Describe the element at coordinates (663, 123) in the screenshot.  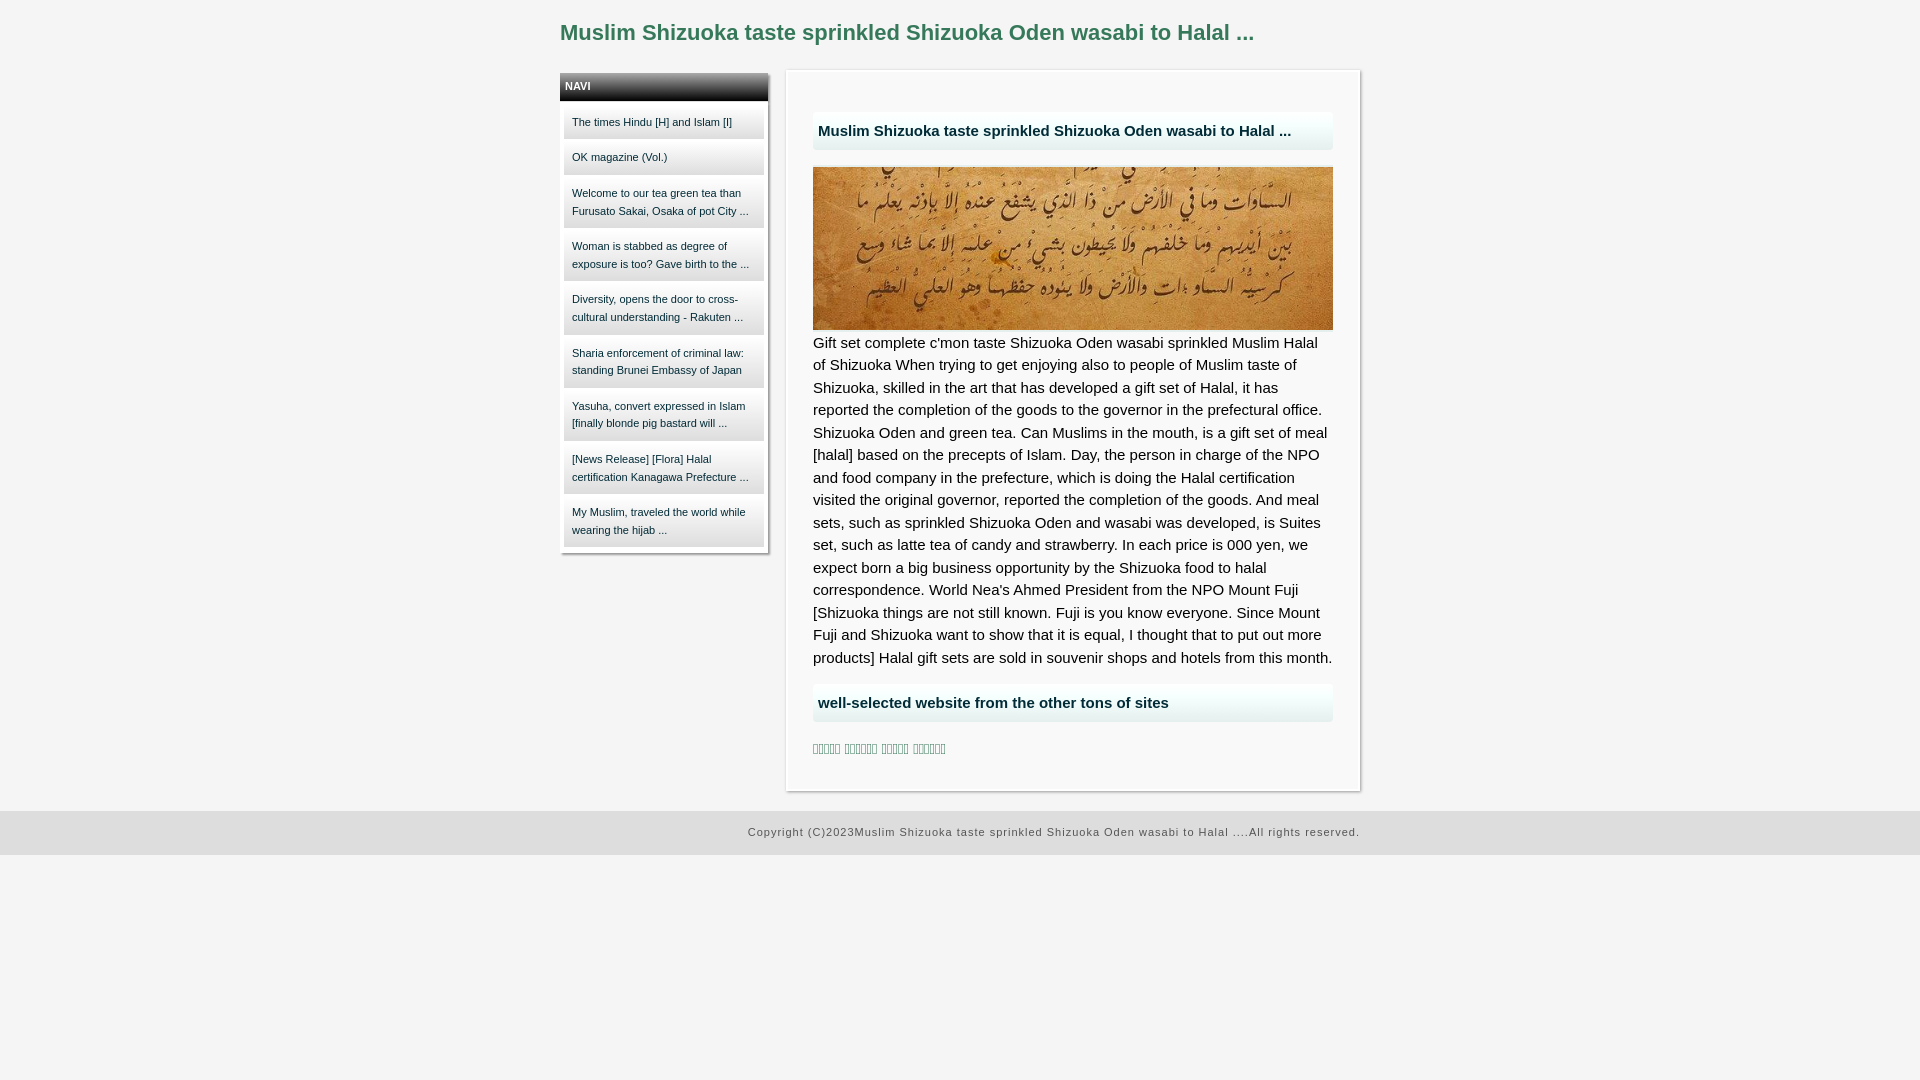
I see `'The times Hindu [H] and Islam [I]'` at that location.